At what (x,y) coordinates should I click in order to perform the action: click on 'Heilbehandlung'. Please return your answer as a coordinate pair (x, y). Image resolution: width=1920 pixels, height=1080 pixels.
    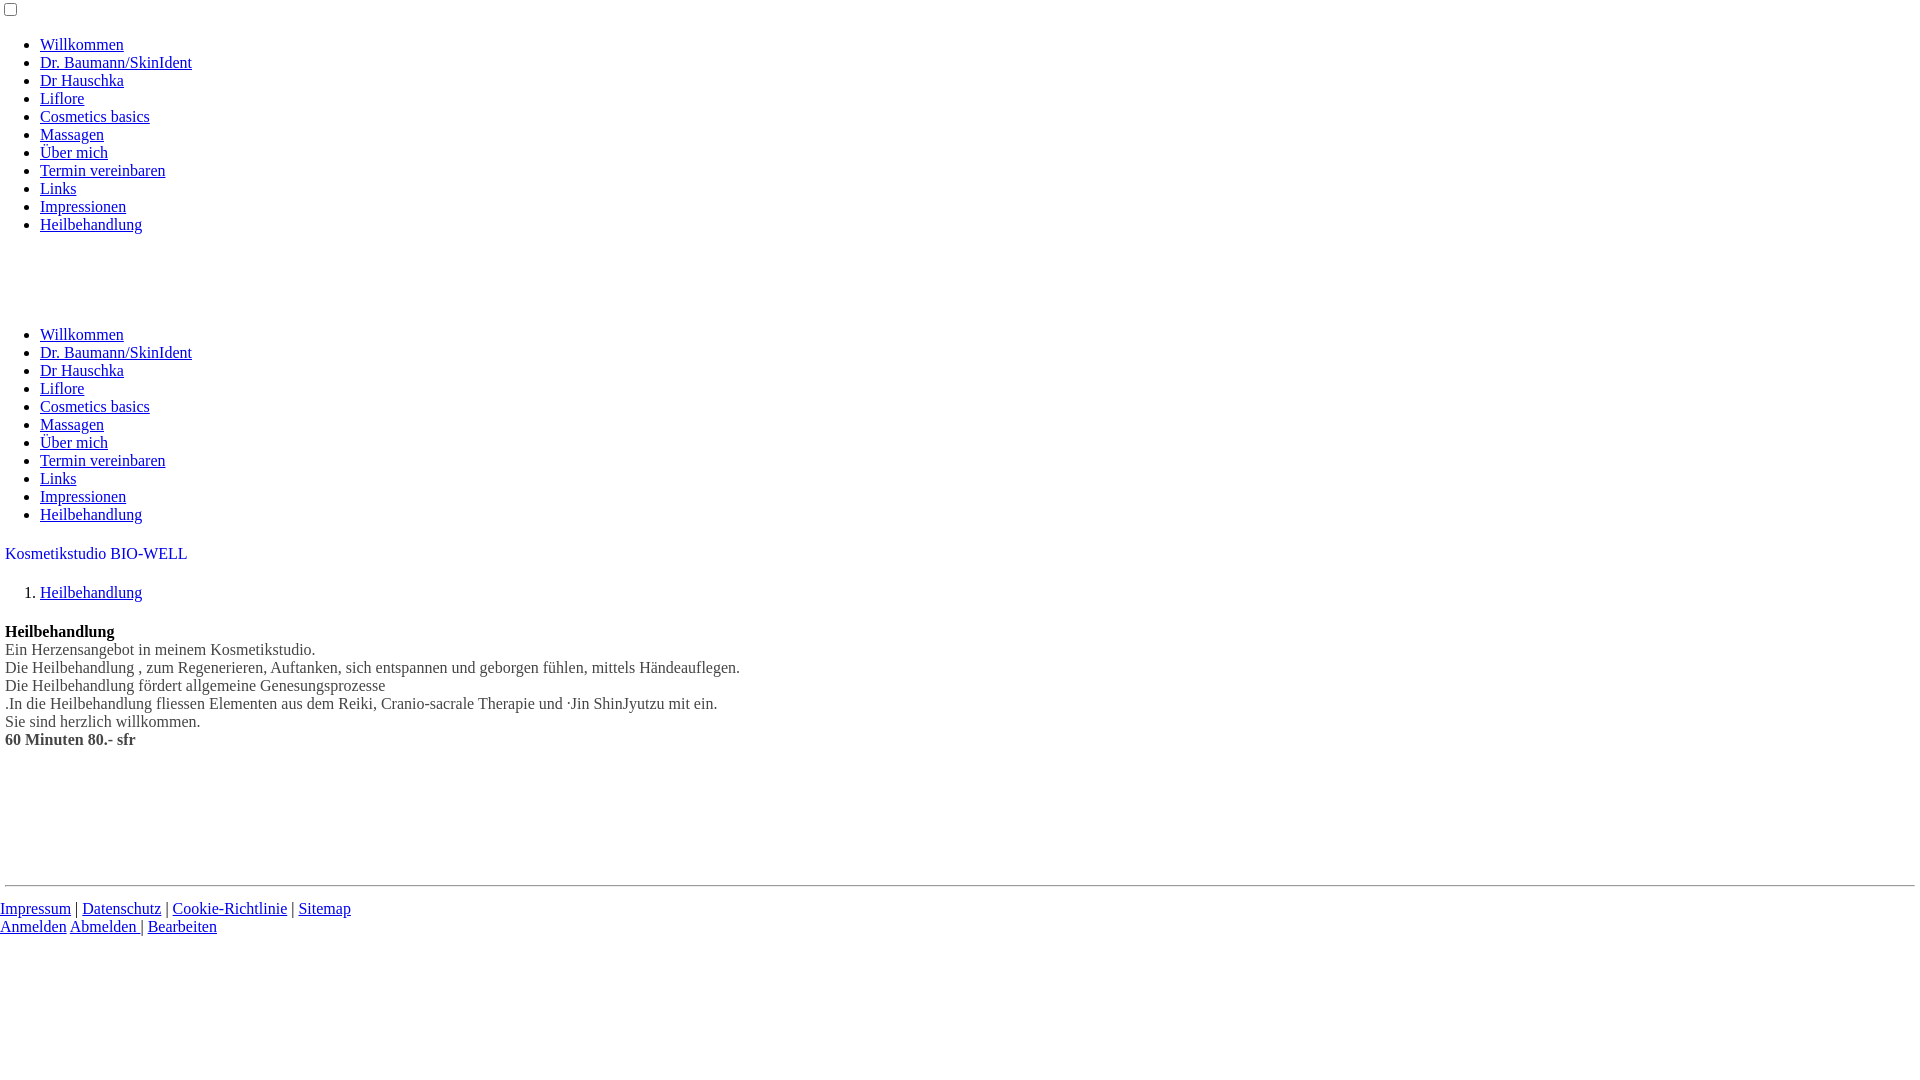
    Looking at the image, I should click on (39, 513).